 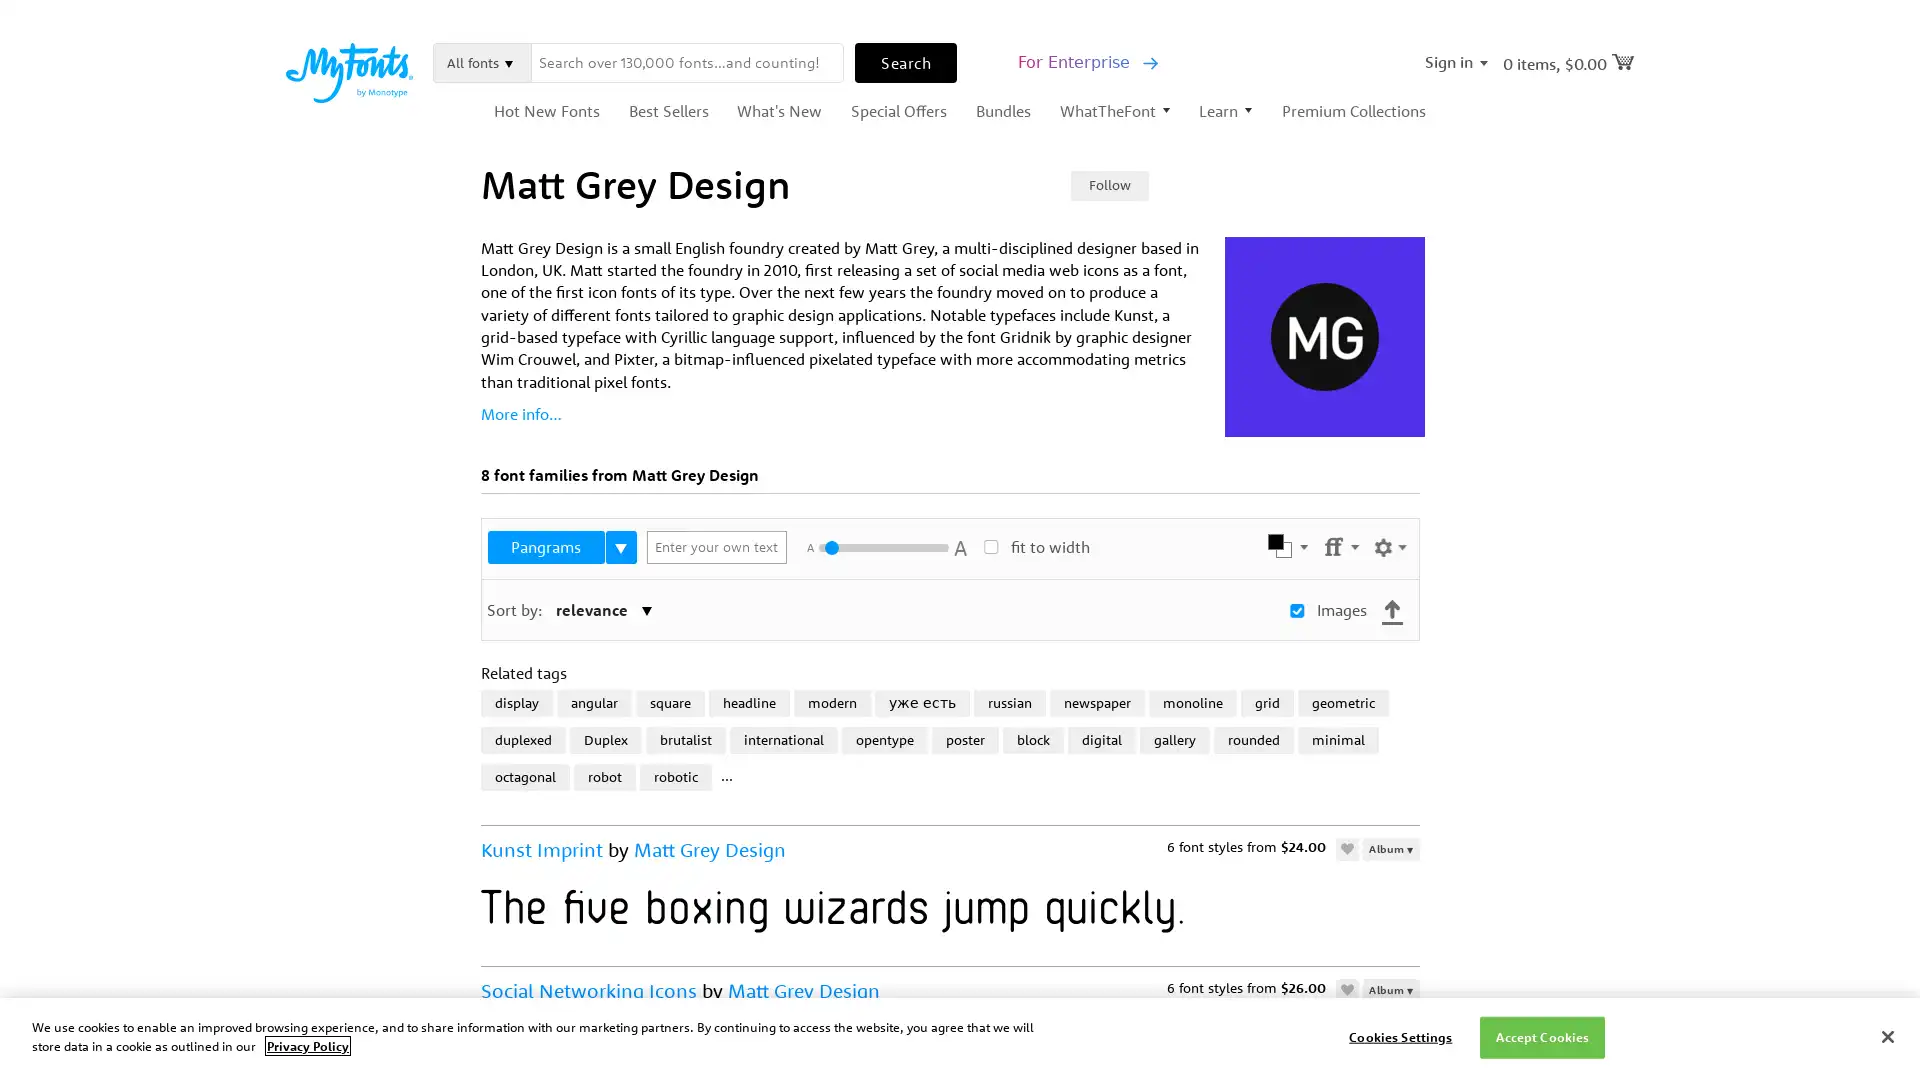 I want to click on Search, so click(x=905, y=60).